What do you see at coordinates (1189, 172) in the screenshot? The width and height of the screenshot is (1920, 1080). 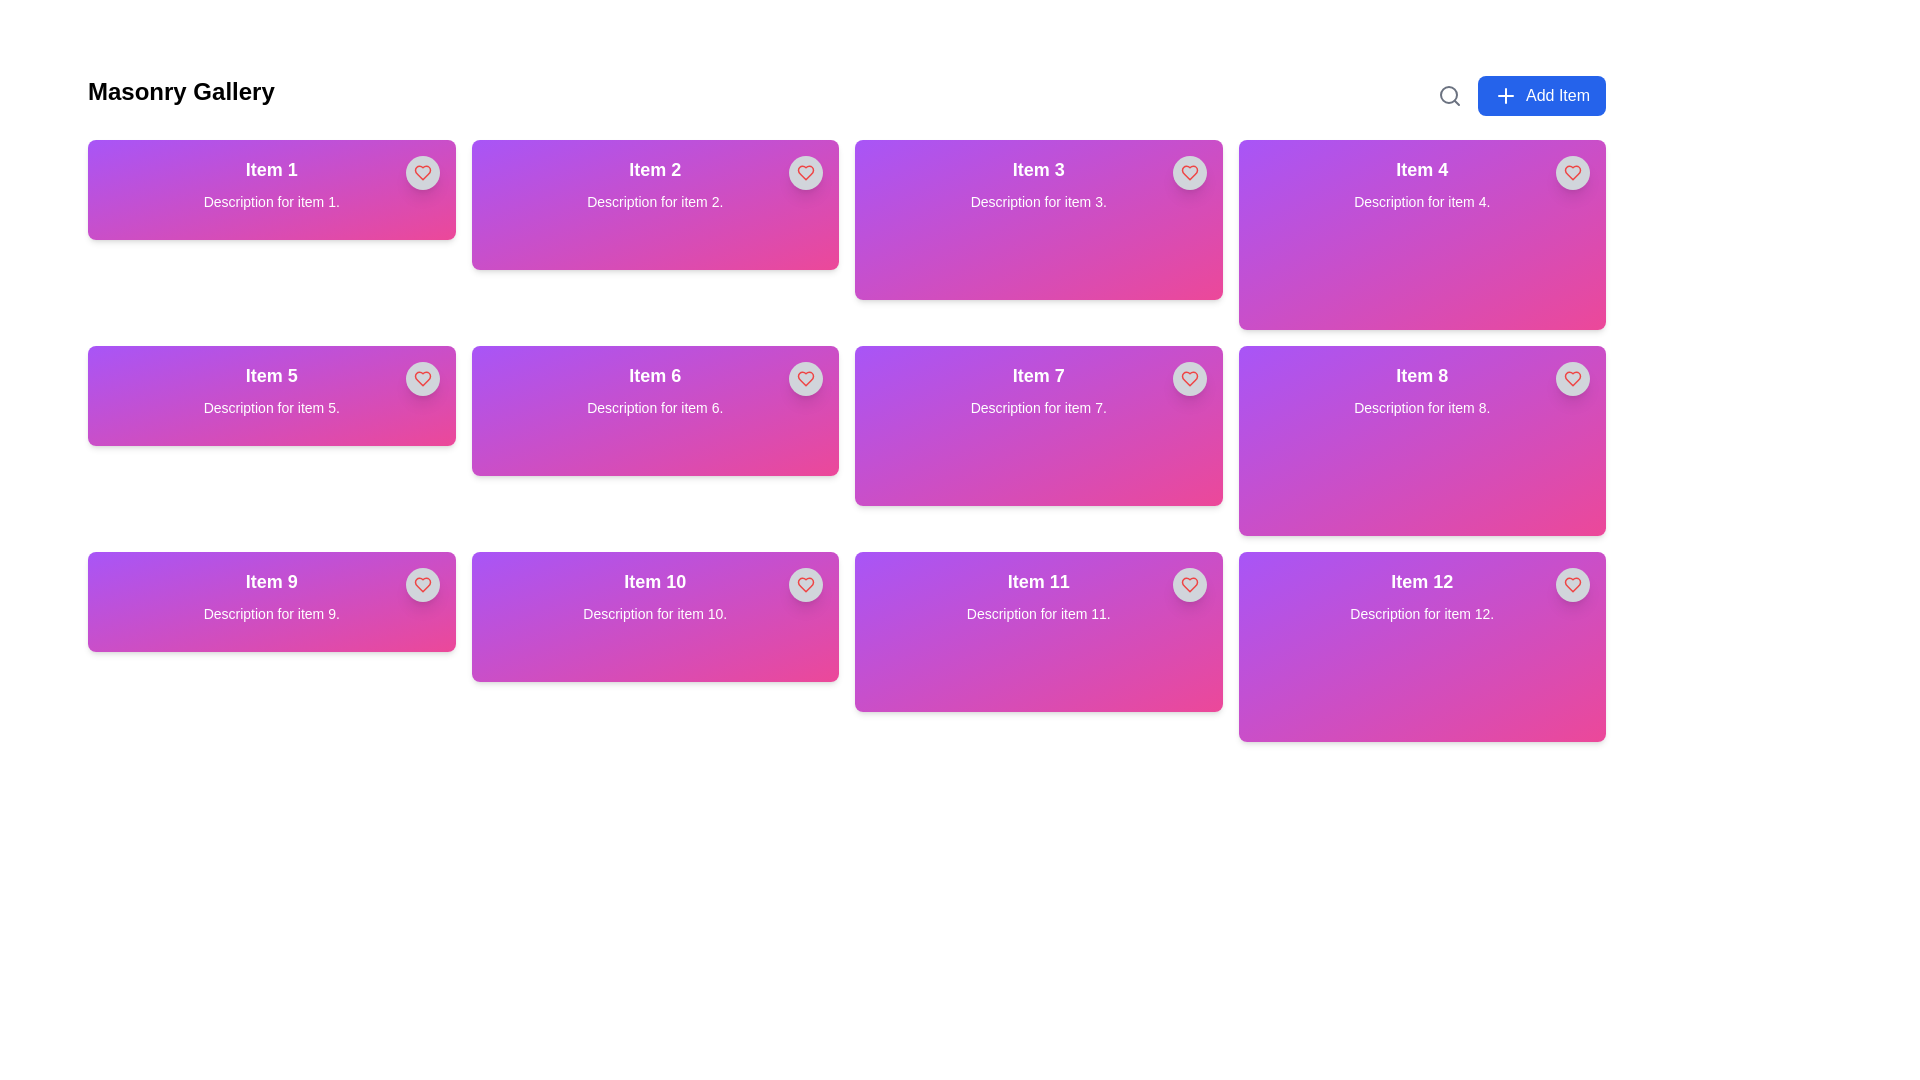 I see `the heart icon representing the favorite button located at the top-right corner of the card labeled 'Item 3' to favorite or unfavorite the item` at bounding box center [1189, 172].